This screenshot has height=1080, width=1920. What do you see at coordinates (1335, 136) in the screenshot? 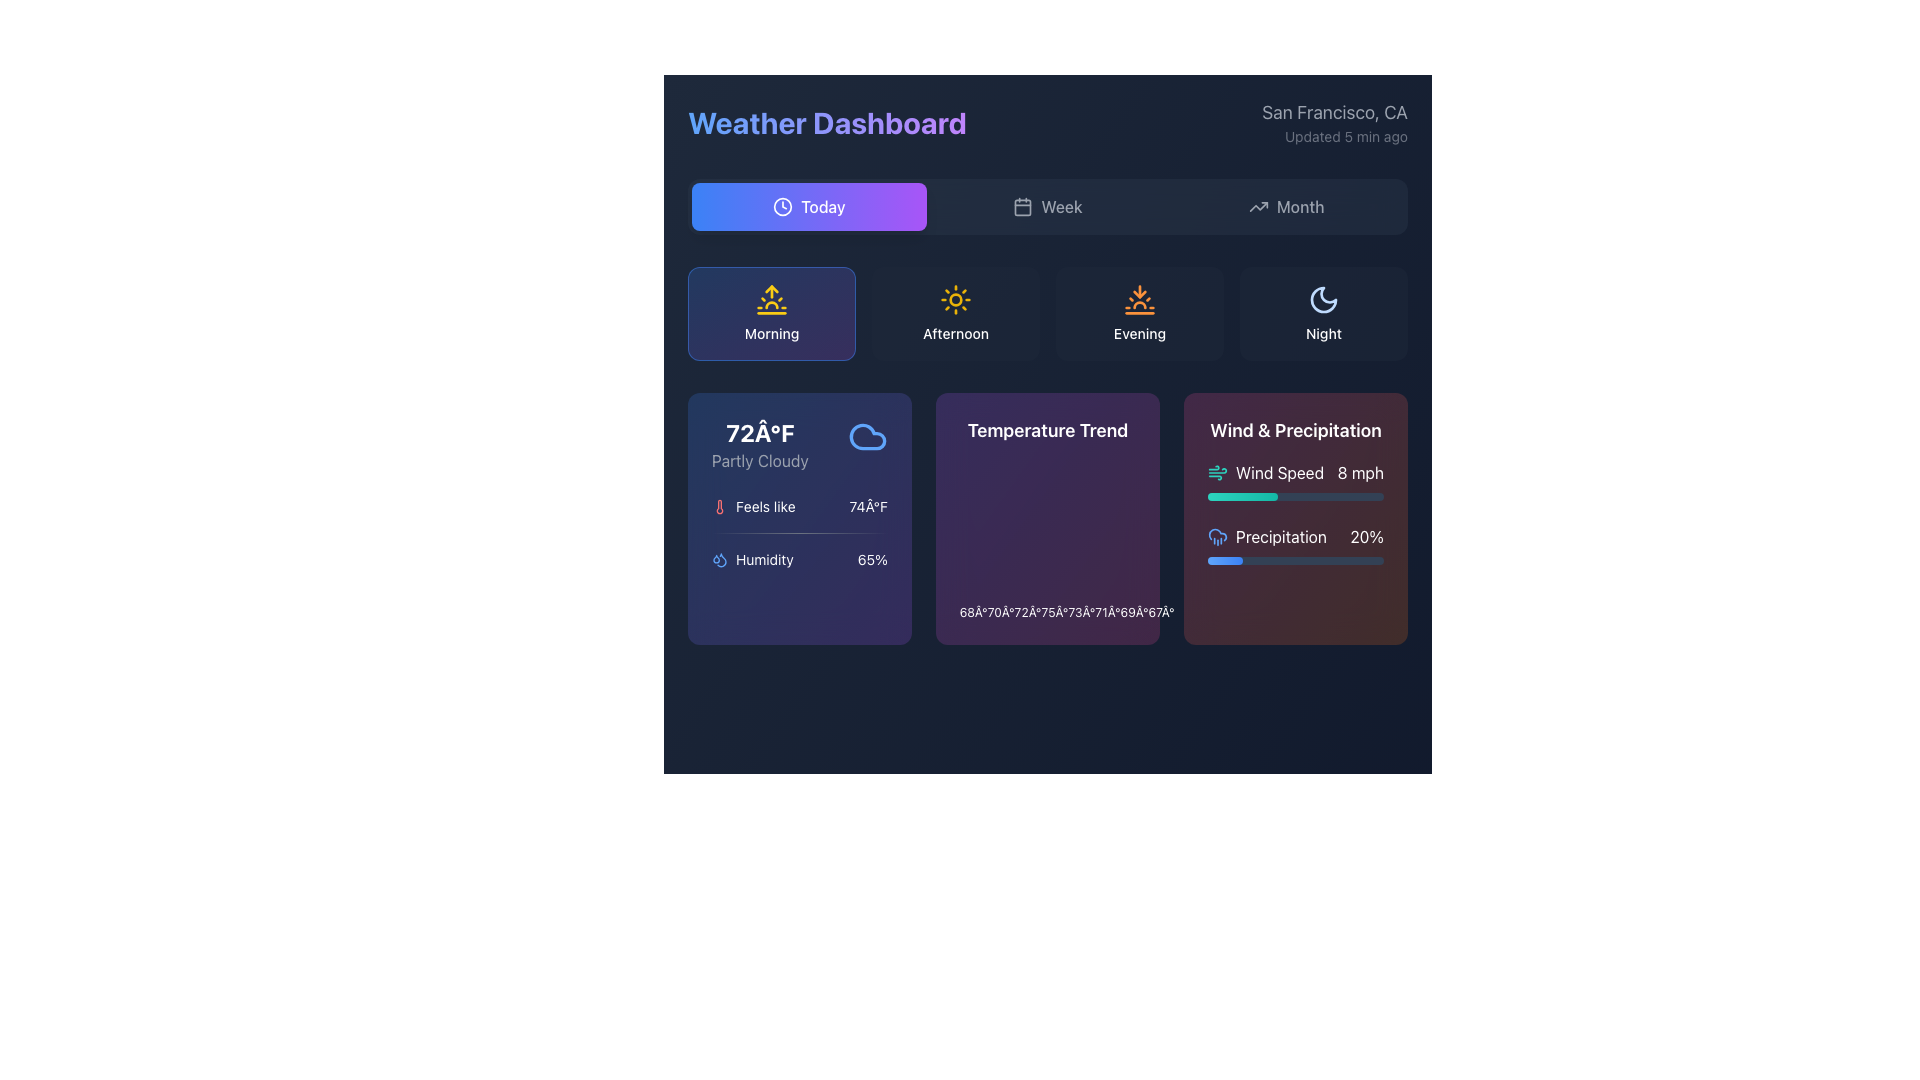
I see `the Text Label displaying the latest update timestamp, which is positioned directly underneath the 'San Francisco, CA' text in the upper-right corner of the interface` at bounding box center [1335, 136].